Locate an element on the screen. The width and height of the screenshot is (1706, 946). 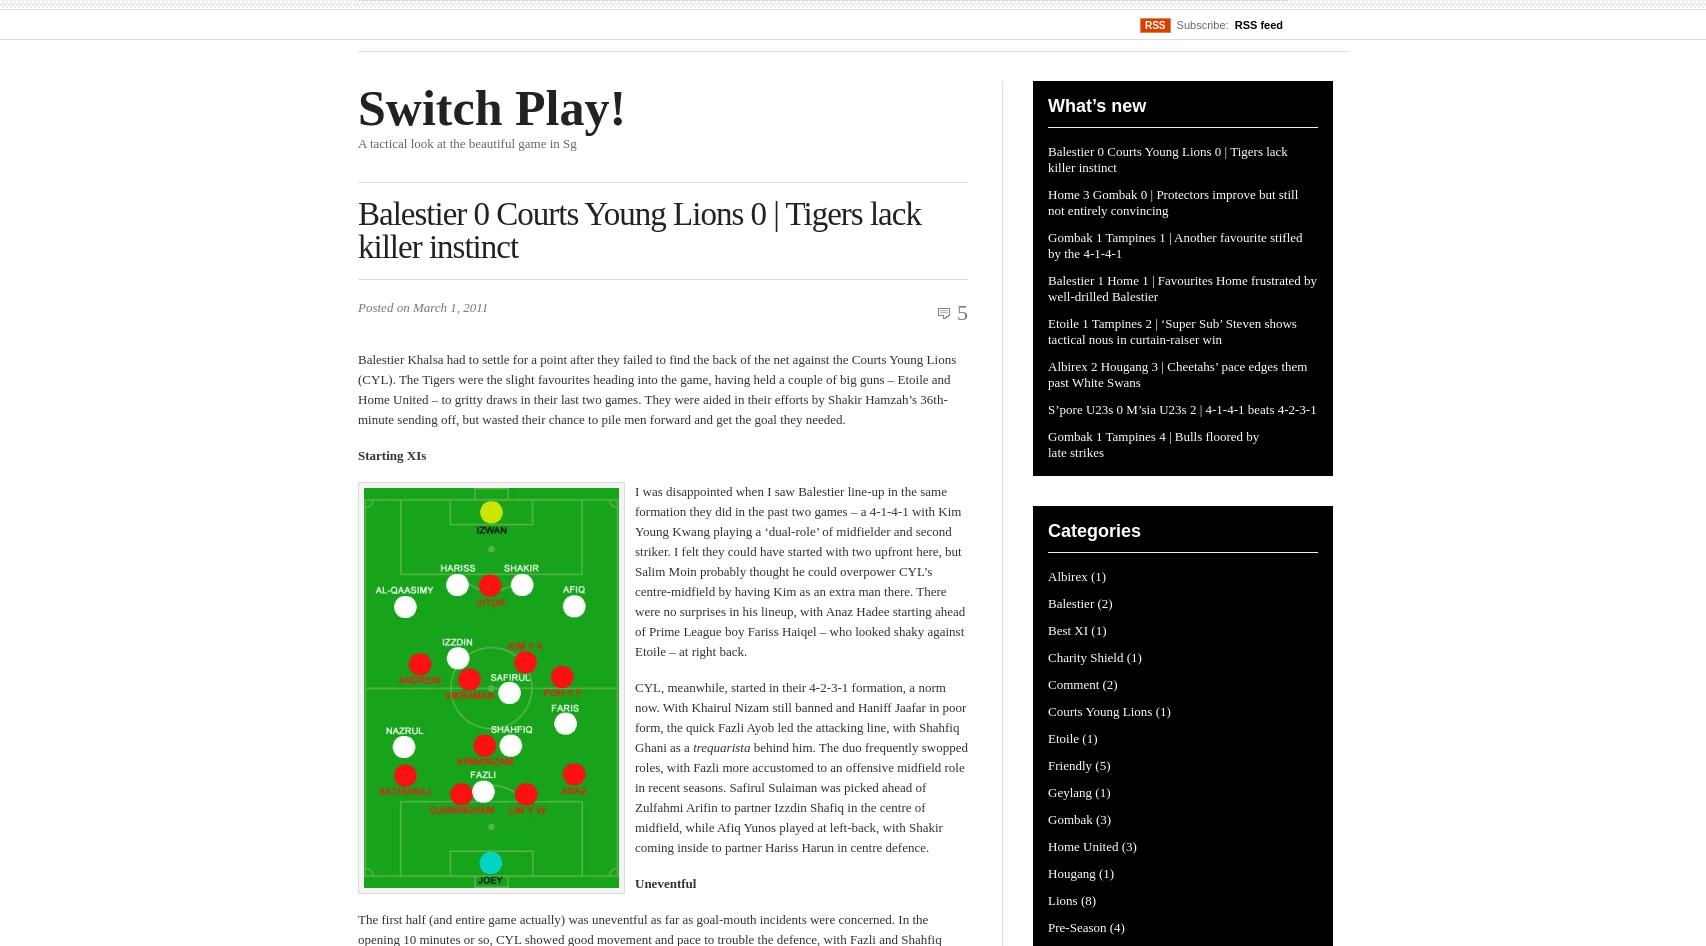
'Hougang' is located at coordinates (1071, 872).